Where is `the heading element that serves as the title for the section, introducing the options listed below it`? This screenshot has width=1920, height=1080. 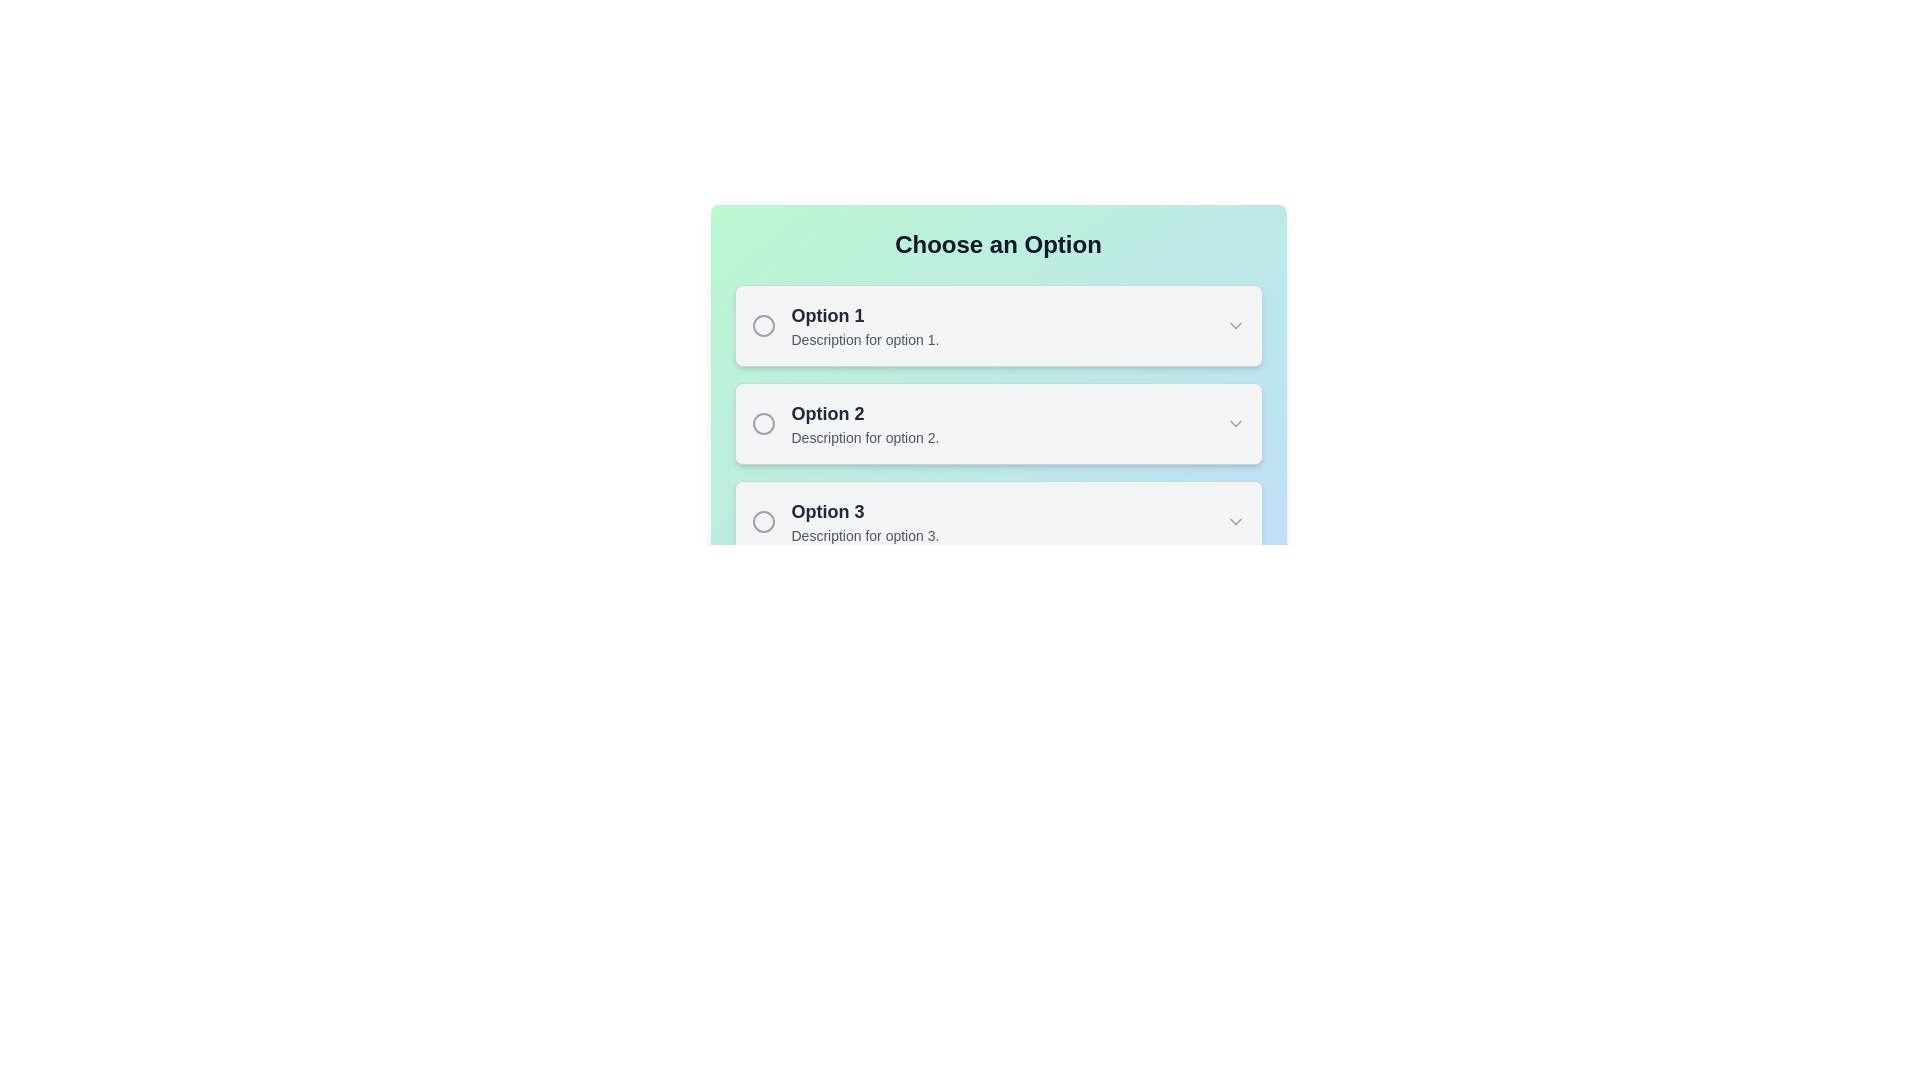 the heading element that serves as the title for the section, introducing the options listed below it is located at coordinates (998, 244).